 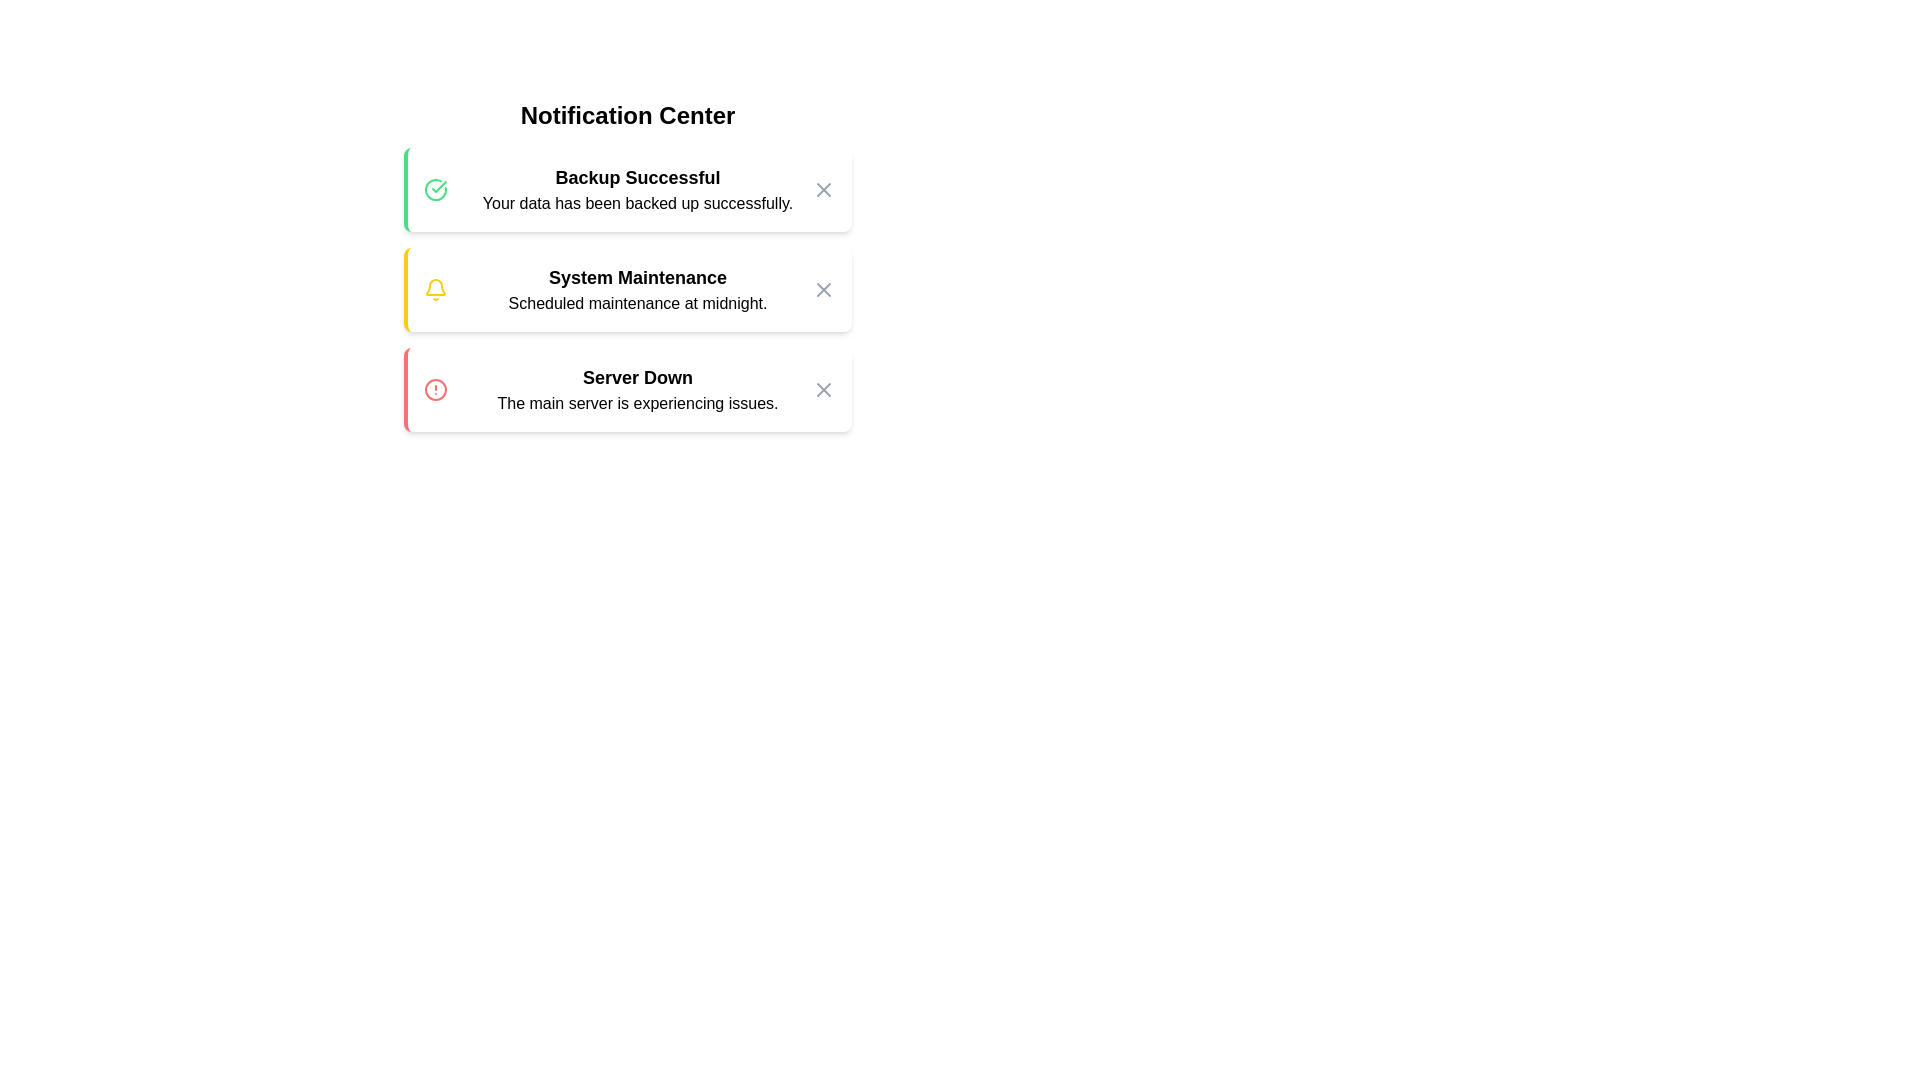 What do you see at coordinates (627, 189) in the screenshot?
I see `the notification titled 'Backup Successful' to observe its hover effect` at bounding box center [627, 189].